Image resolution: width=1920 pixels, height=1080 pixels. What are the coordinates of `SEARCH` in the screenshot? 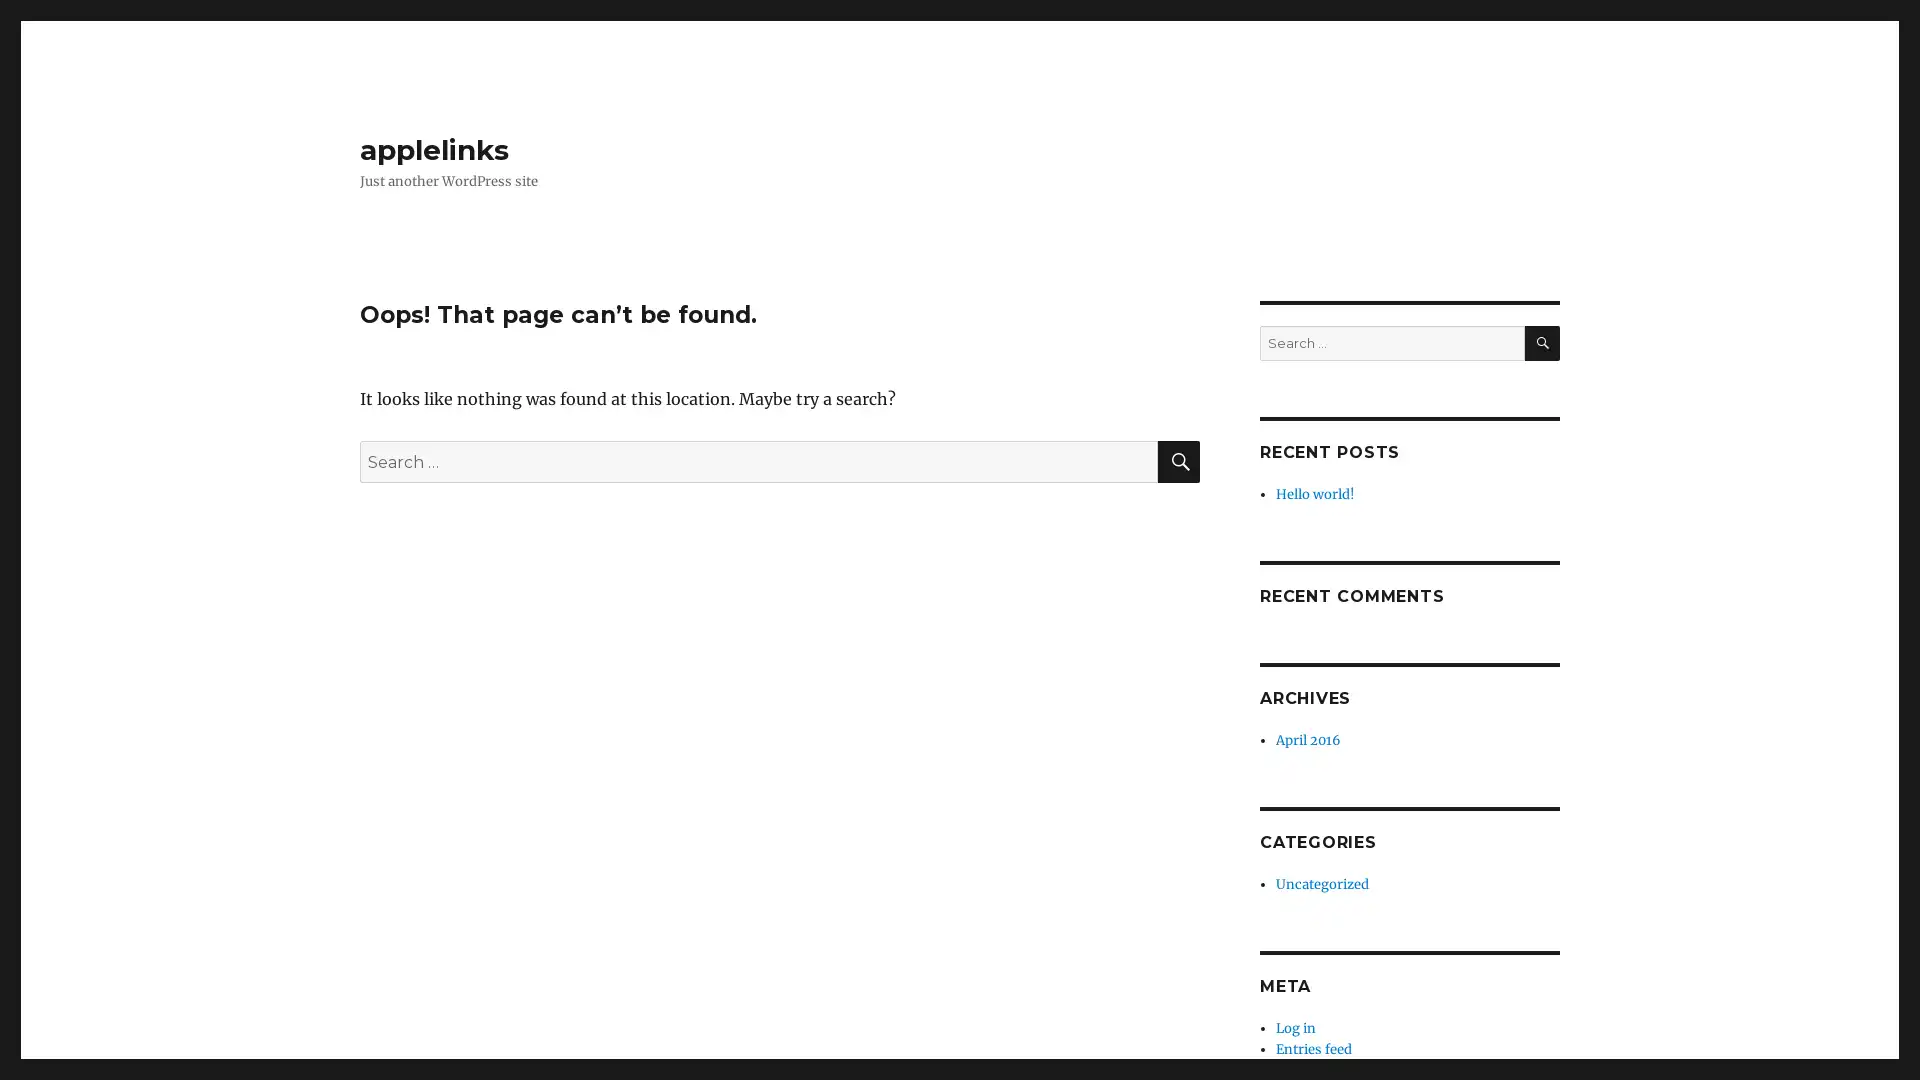 It's located at (1541, 342).